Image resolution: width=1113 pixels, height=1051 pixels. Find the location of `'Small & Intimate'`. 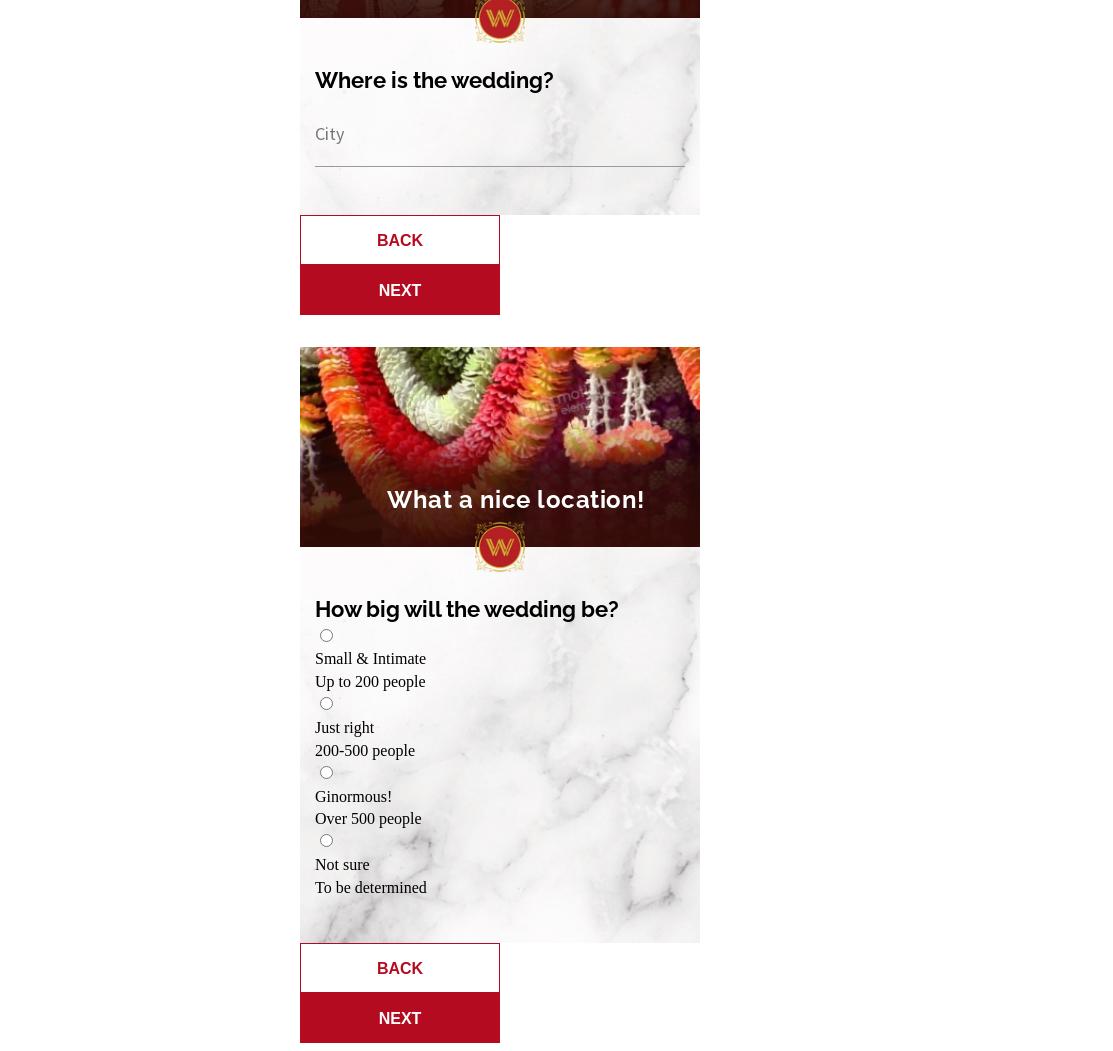

'Small & Intimate' is located at coordinates (370, 658).